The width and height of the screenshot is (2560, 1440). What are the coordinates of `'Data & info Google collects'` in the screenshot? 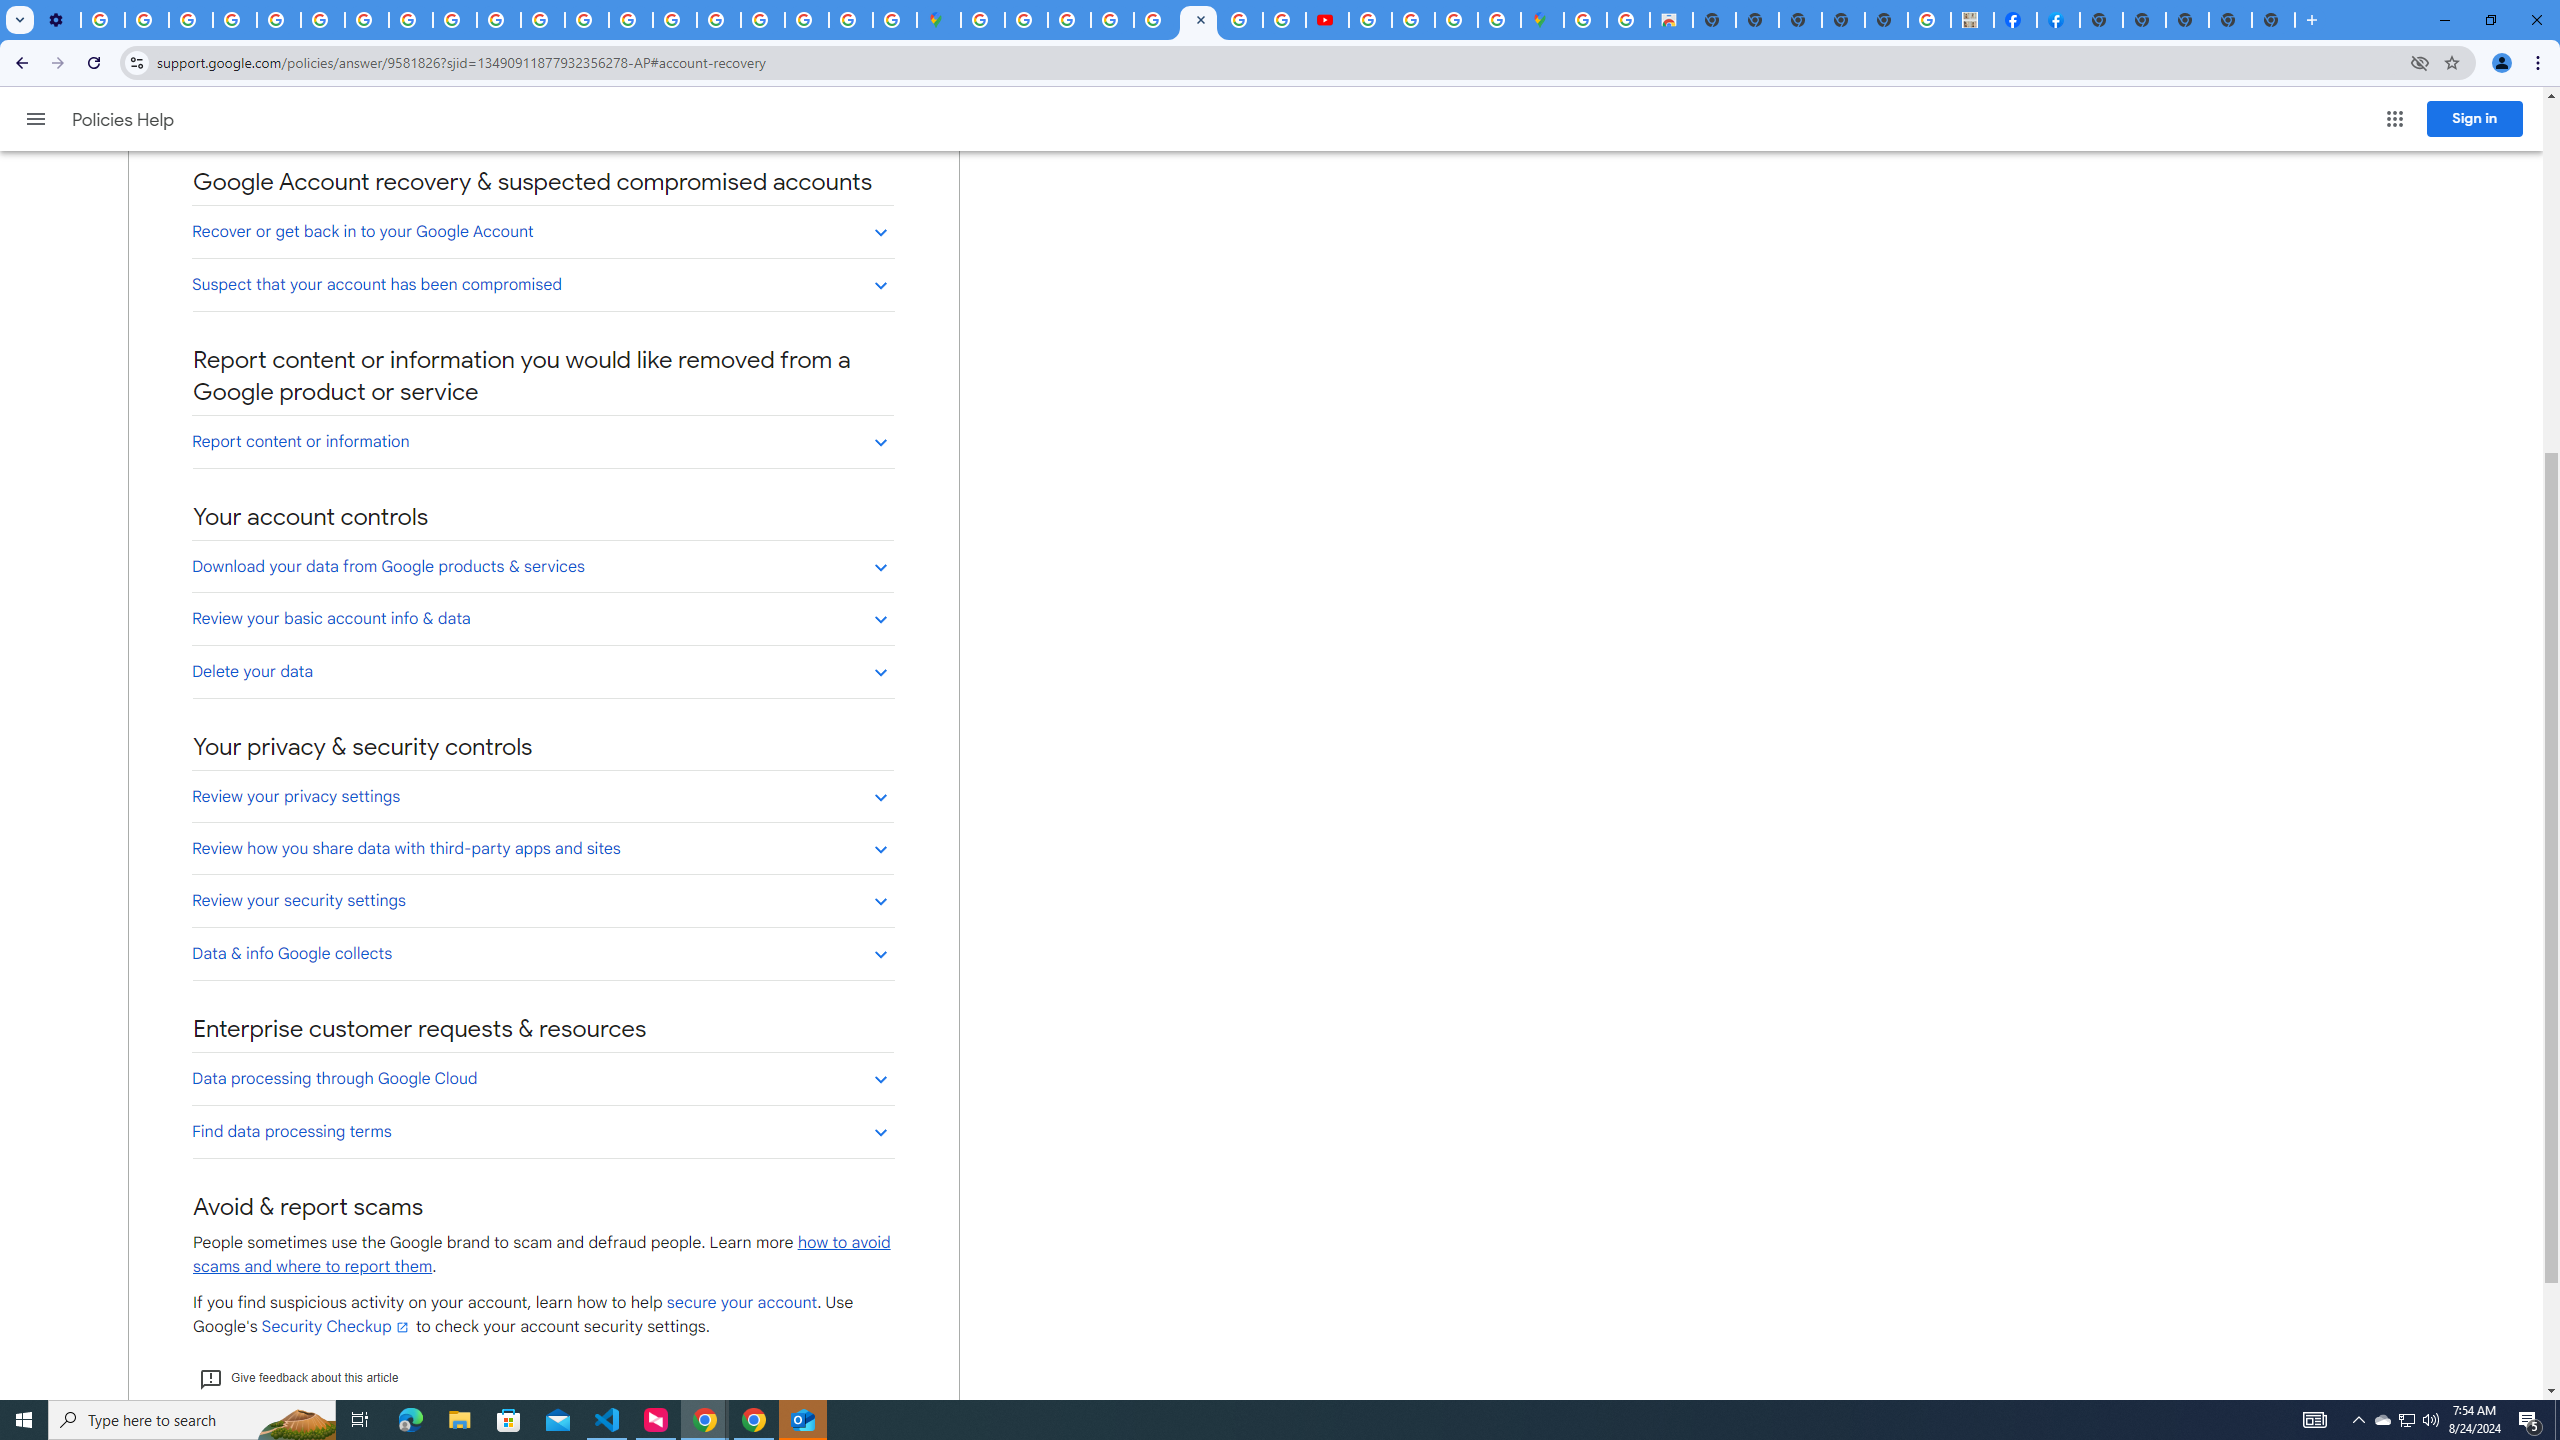 It's located at (542, 953).